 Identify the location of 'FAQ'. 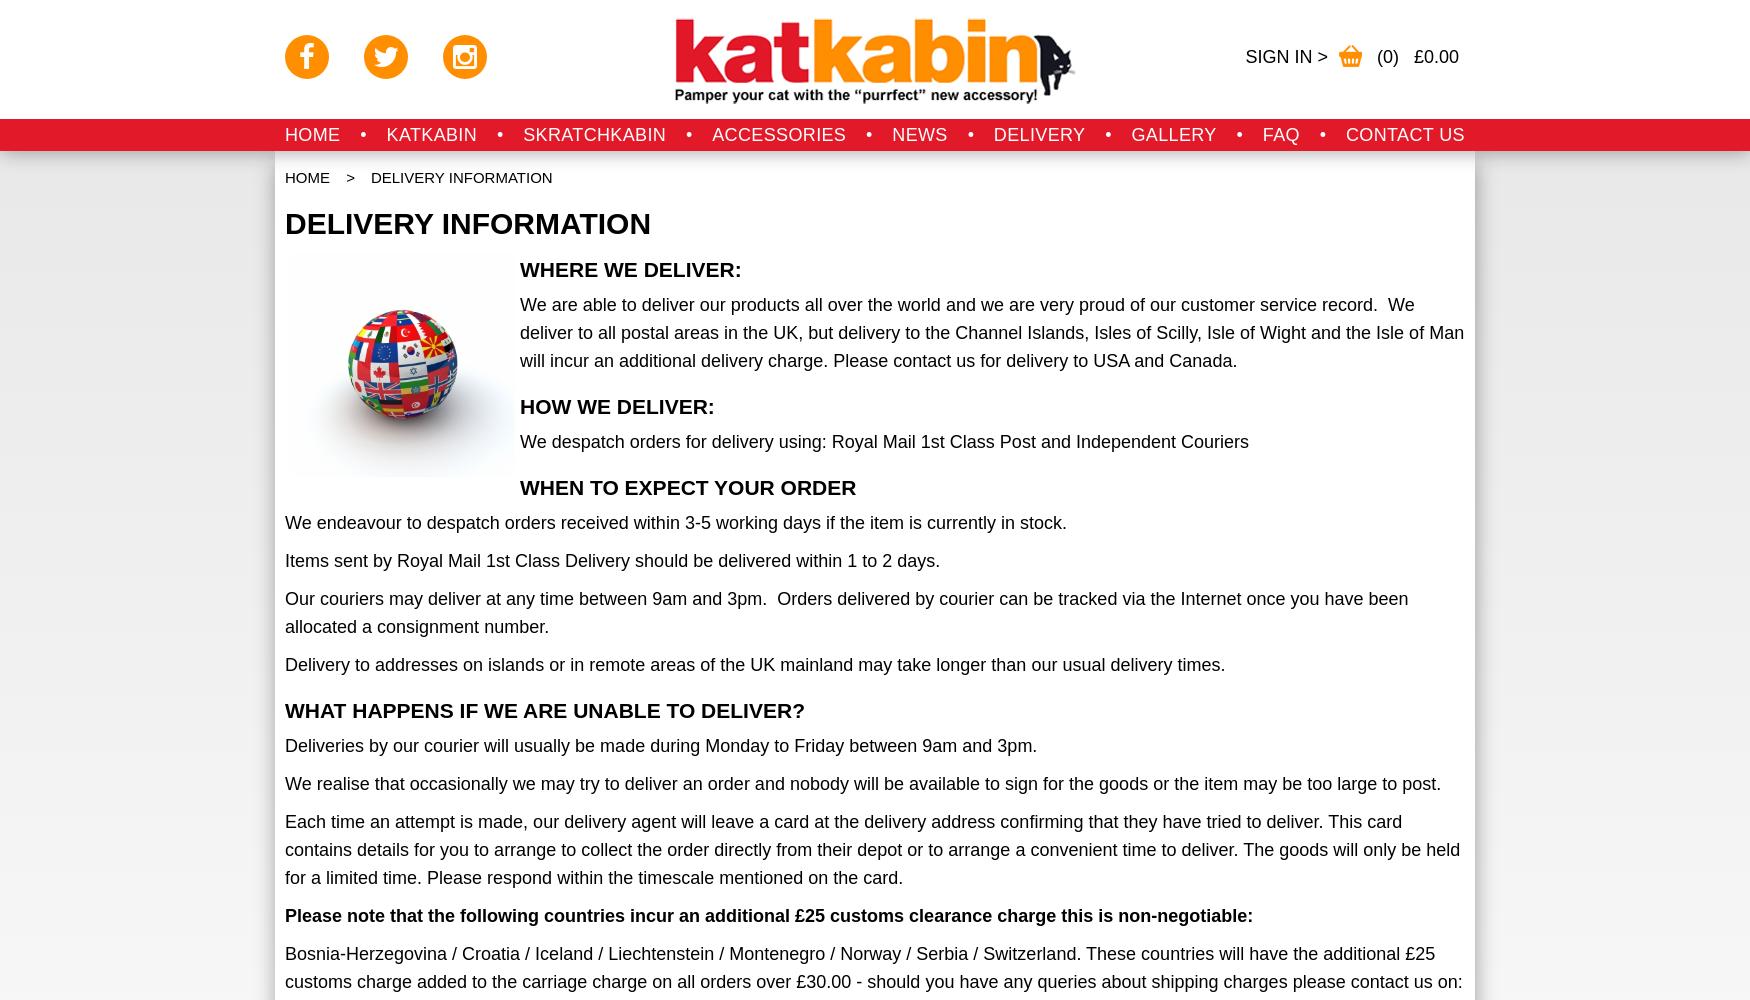
(1279, 135).